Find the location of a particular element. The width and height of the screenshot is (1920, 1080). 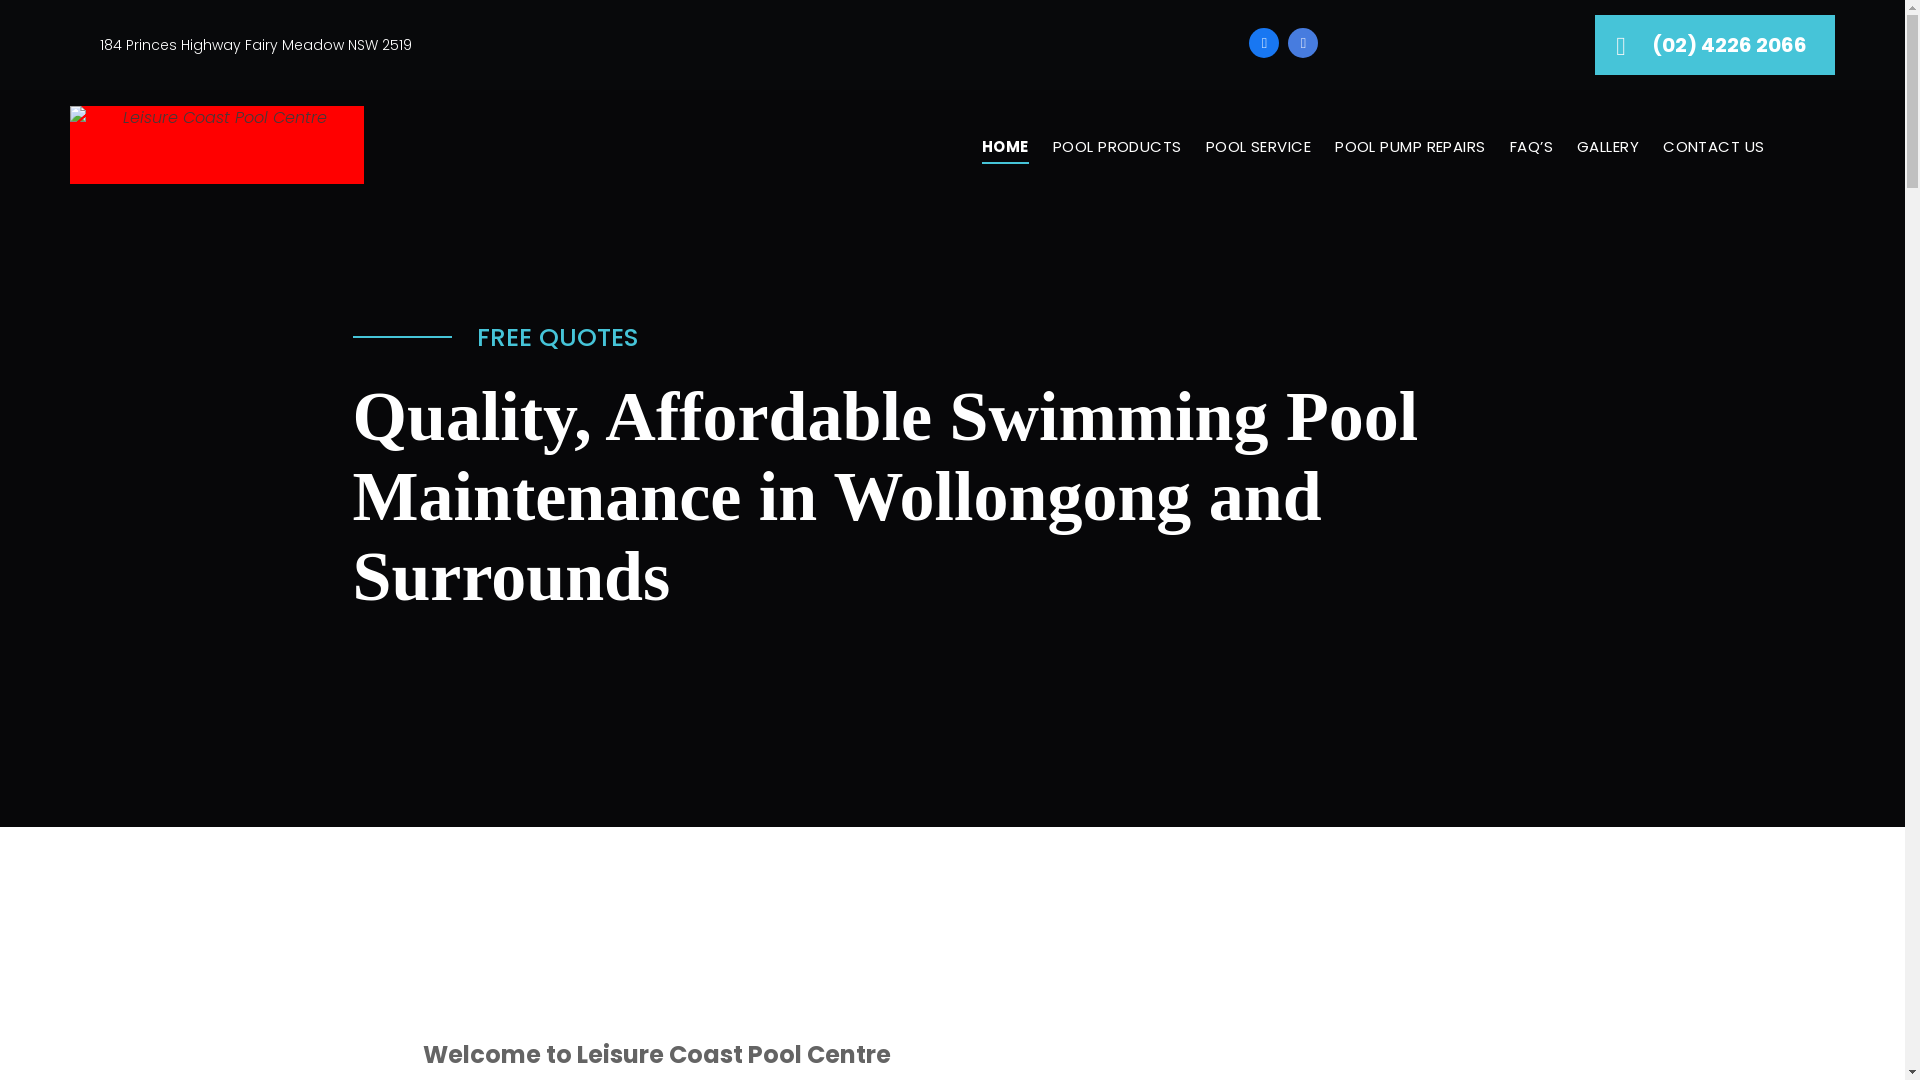

'POOL PRODUCTS' is located at coordinates (1116, 146).